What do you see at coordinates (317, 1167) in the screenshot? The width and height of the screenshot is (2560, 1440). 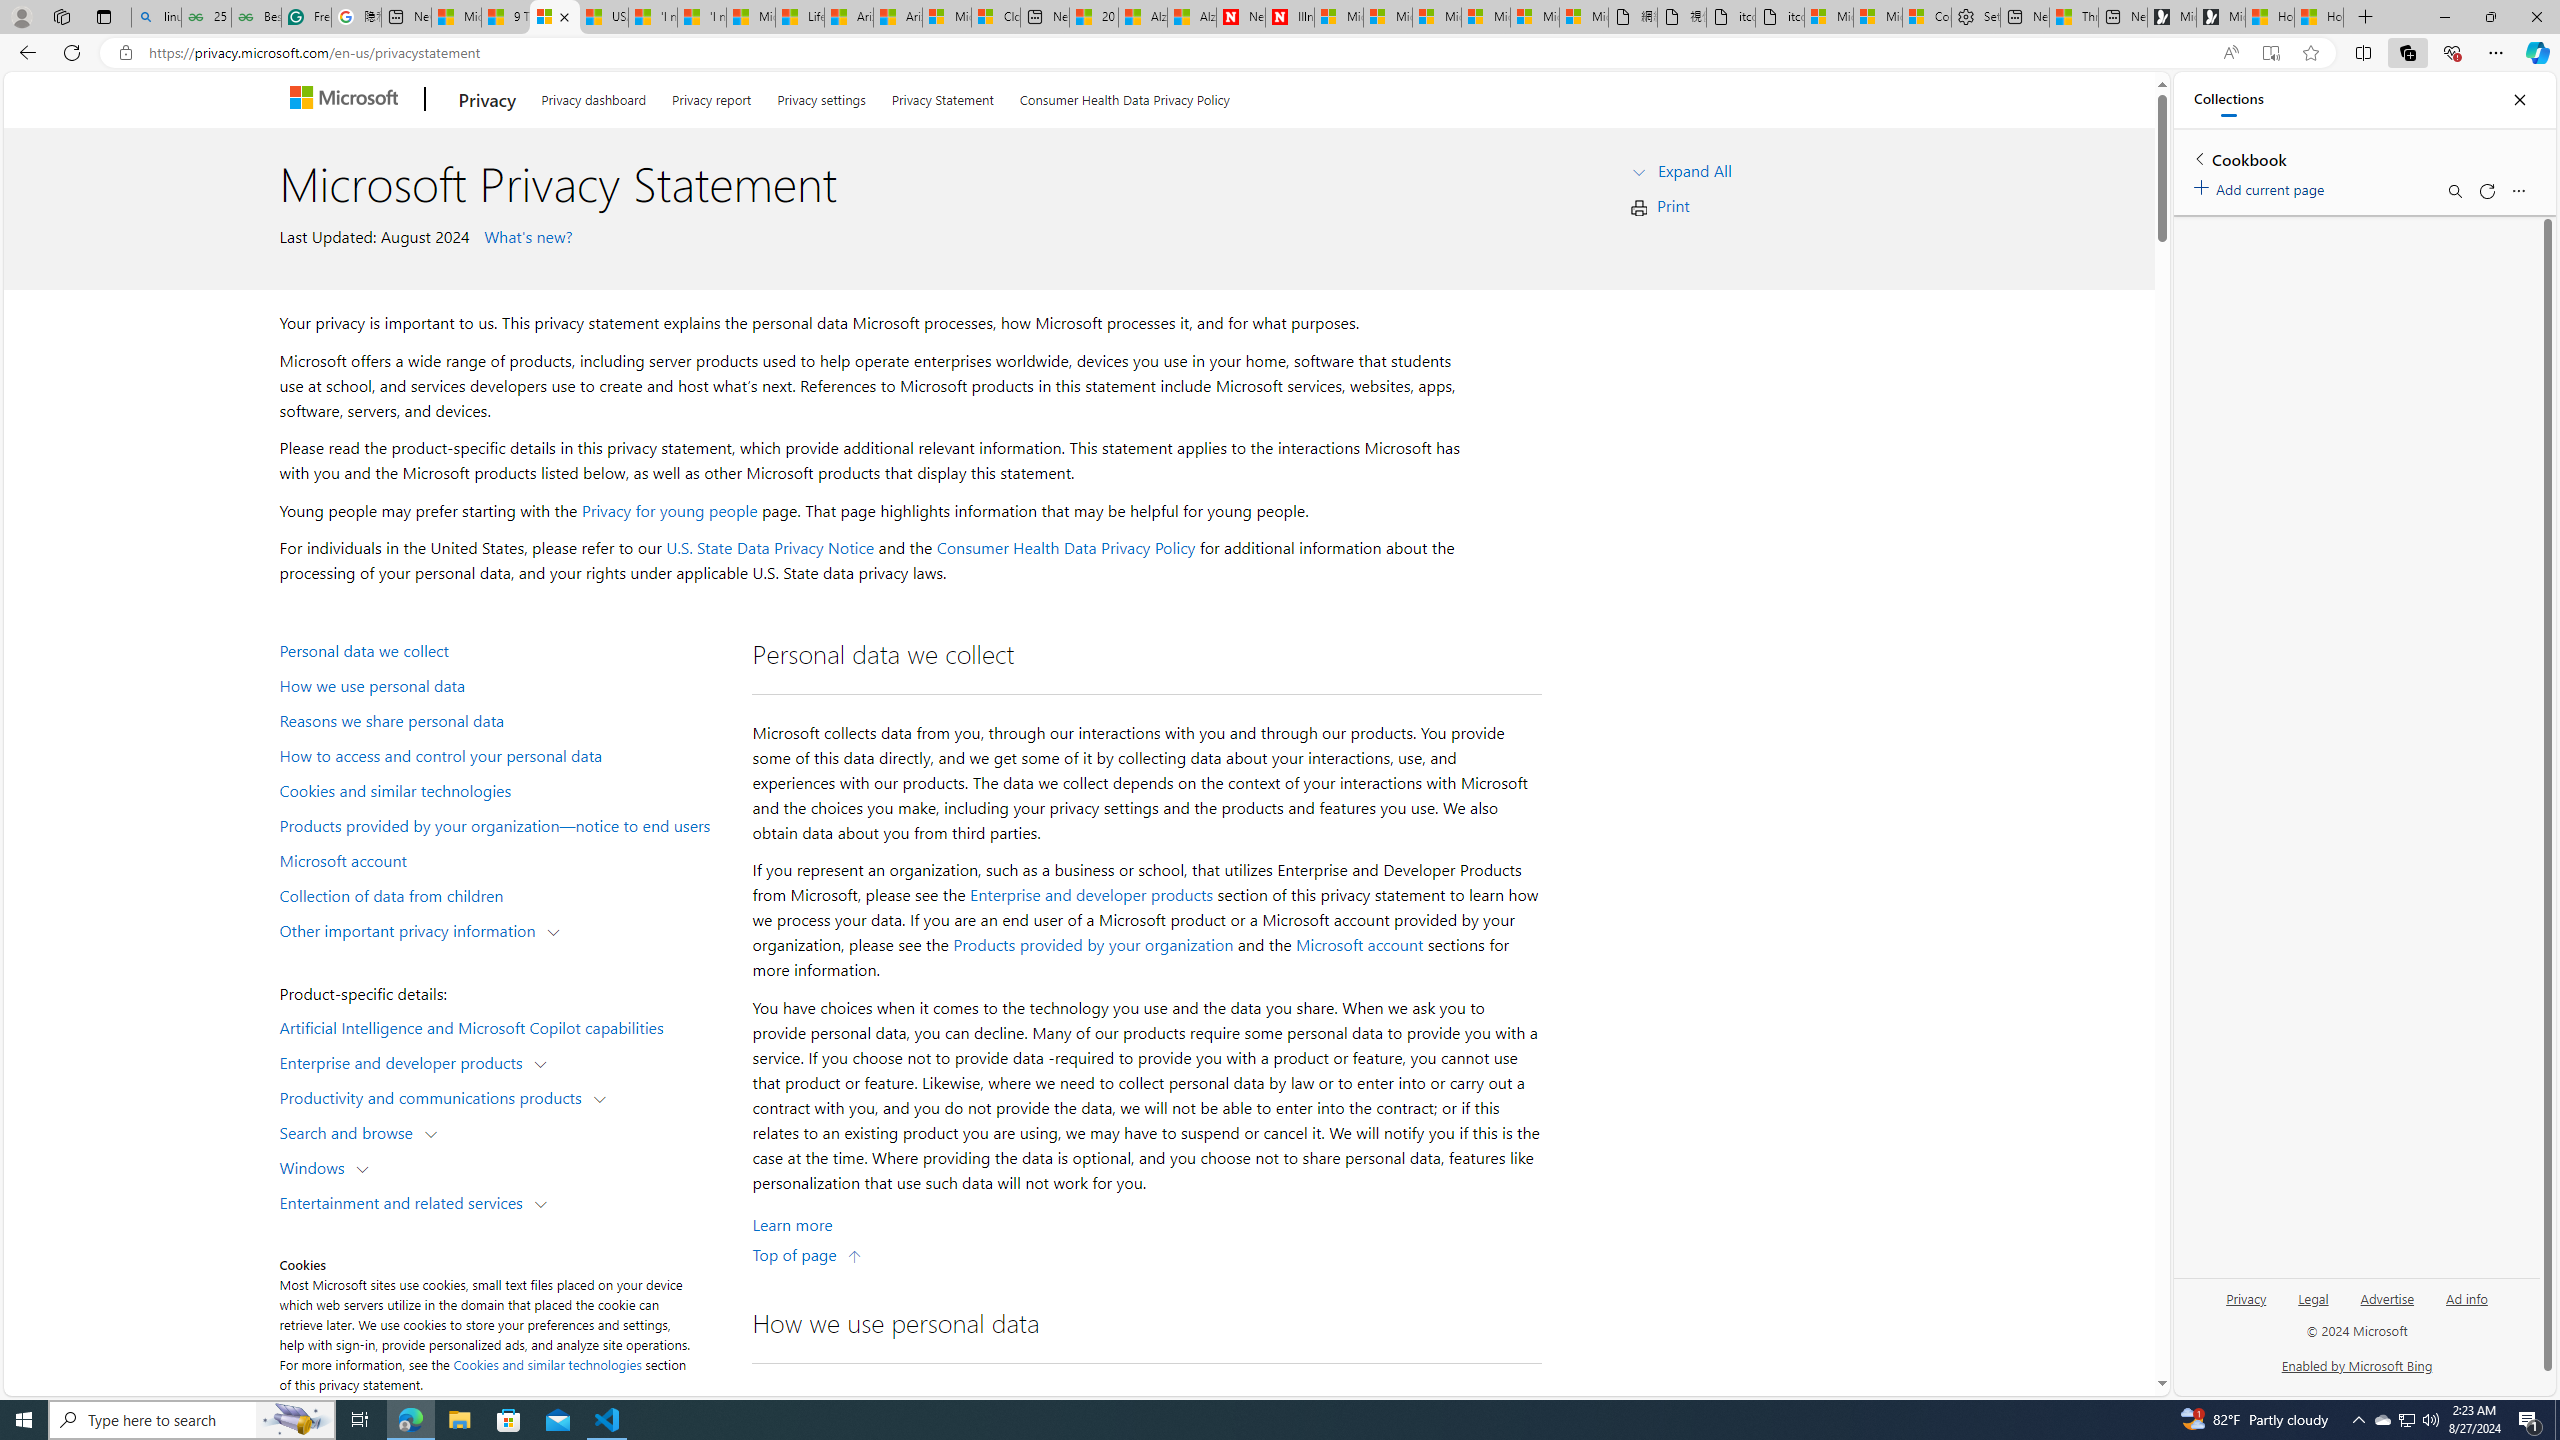 I see `'Windows'` at bounding box center [317, 1167].